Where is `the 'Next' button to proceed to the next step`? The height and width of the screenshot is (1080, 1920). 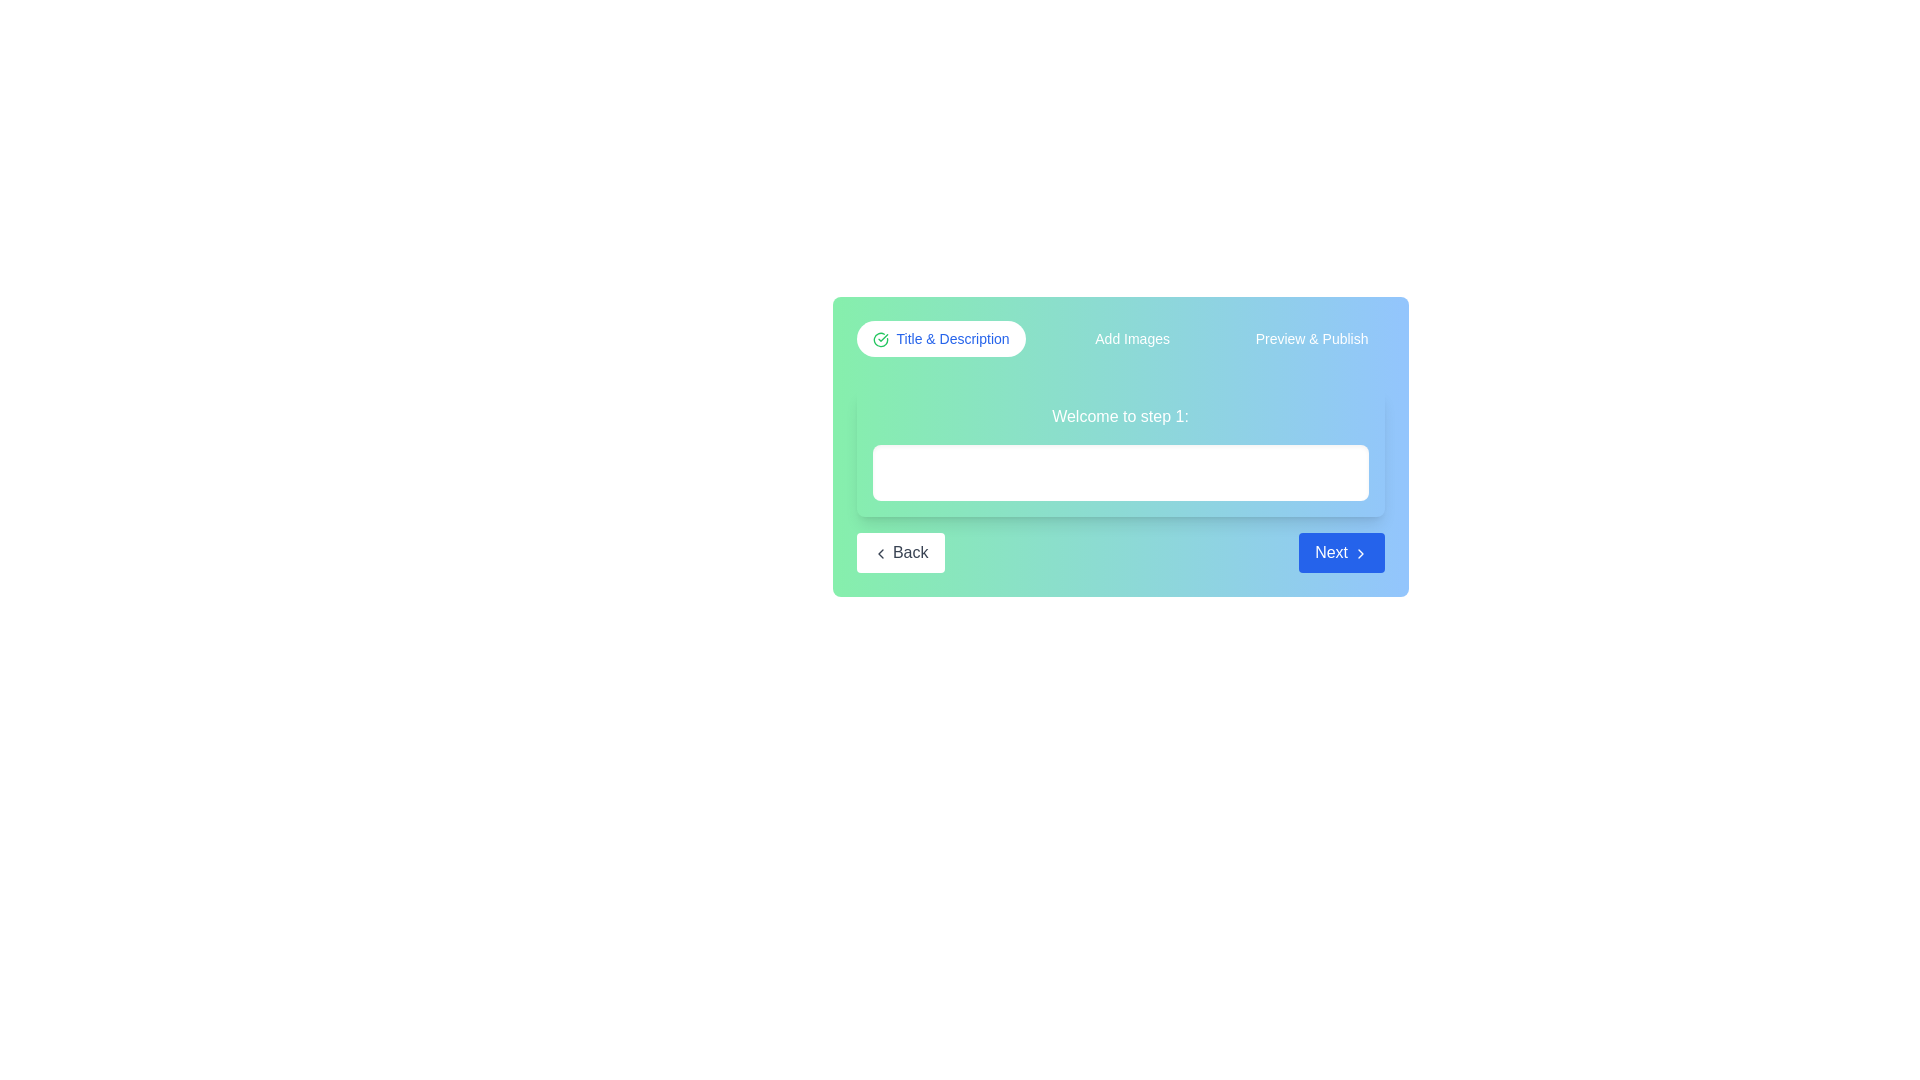
the 'Next' button to proceed to the next step is located at coordinates (1341, 552).